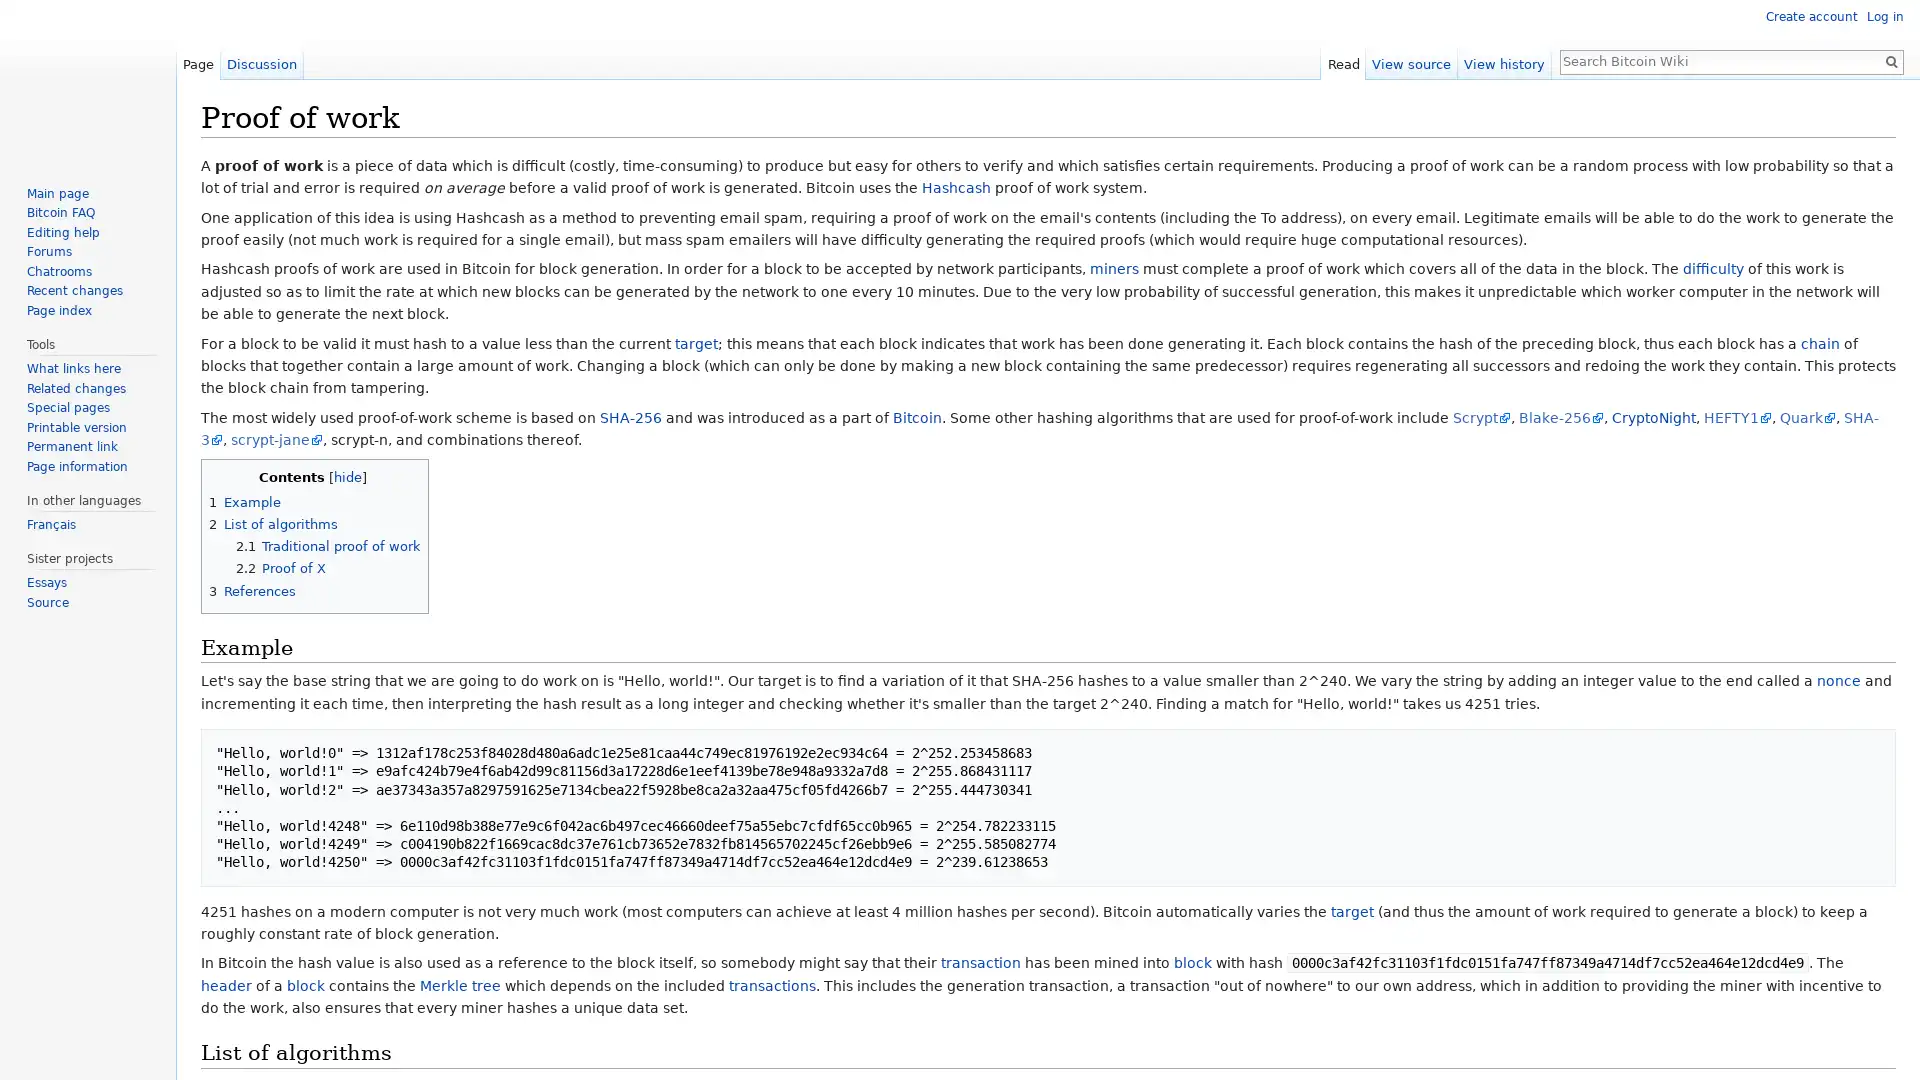 This screenshot has width=1920, height=1080. I want to click on Go, so click(1890, 60).